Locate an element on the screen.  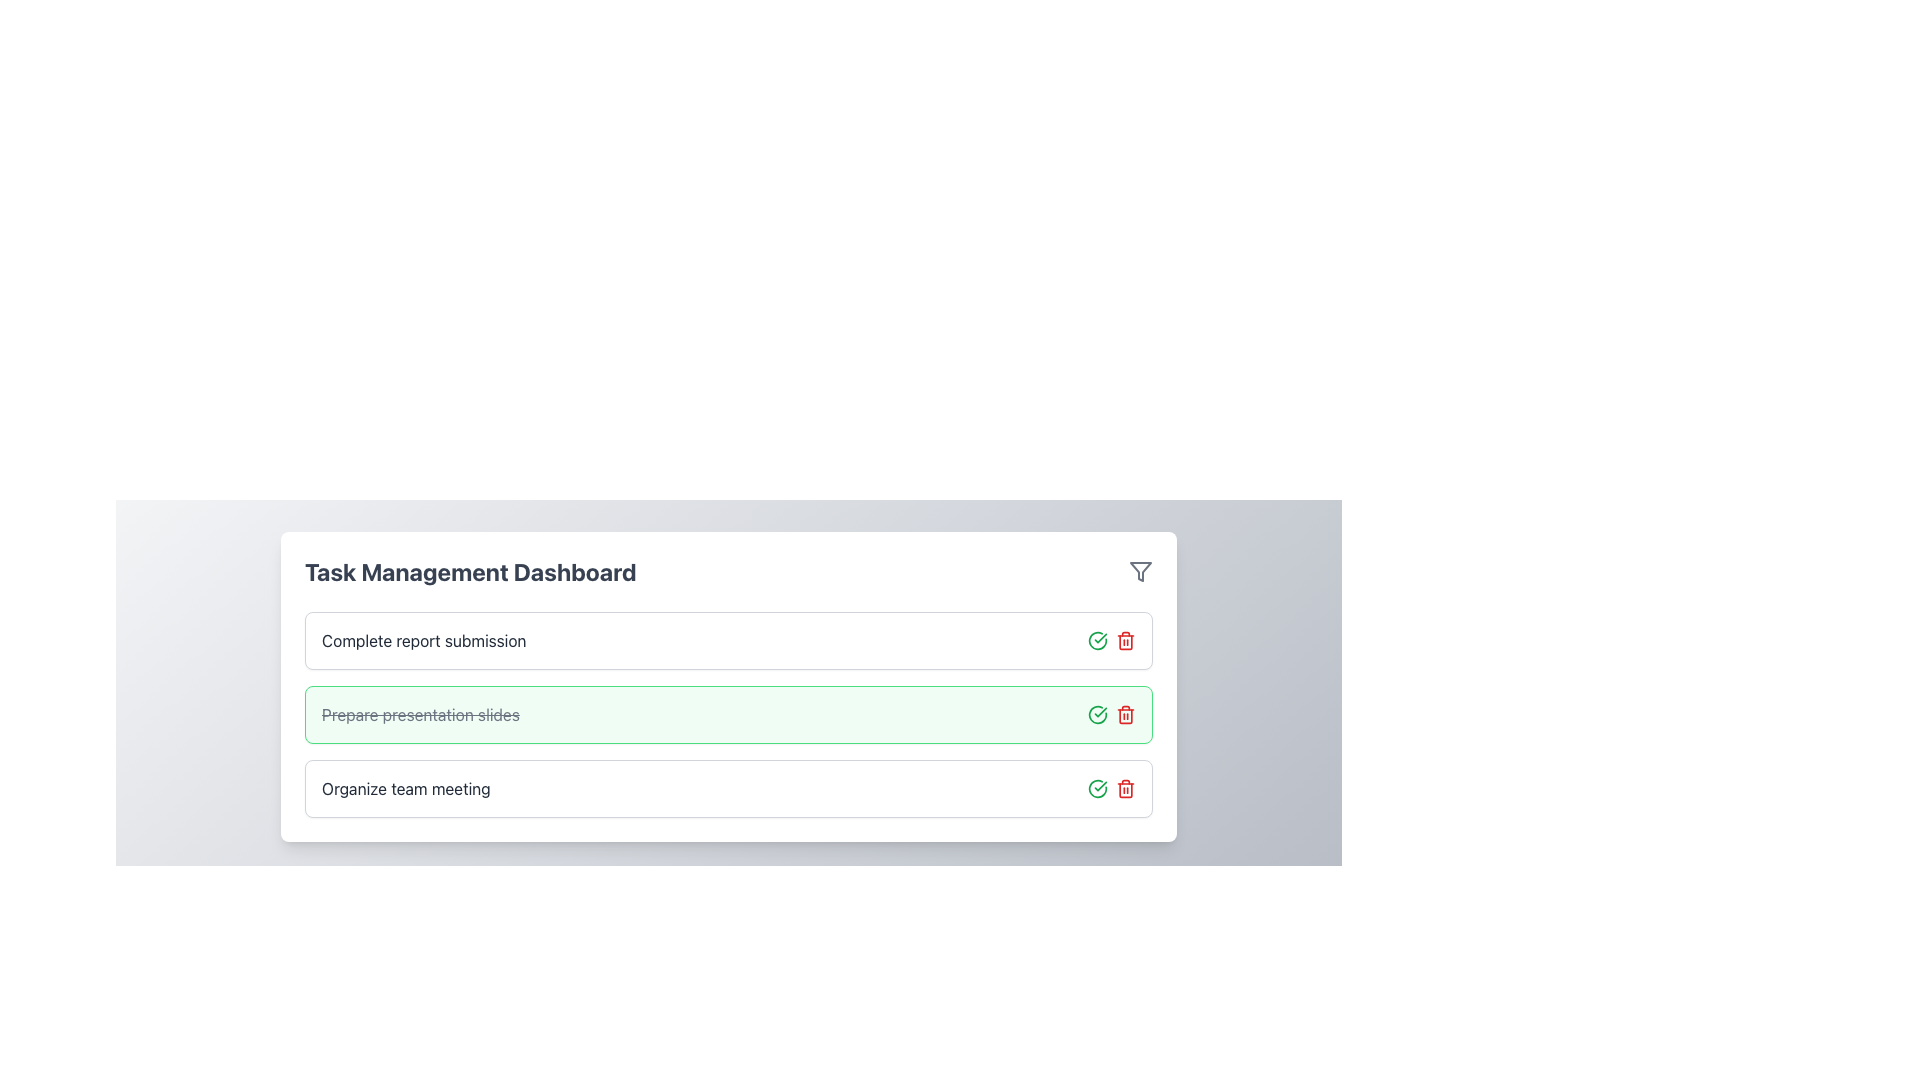
the green circular icon with a checkmark in the interactive task list of the task management dashboard, located to the left of the red delete icon in the second task row (Prepare presentation slides) is located at coordinates (1097, 713).